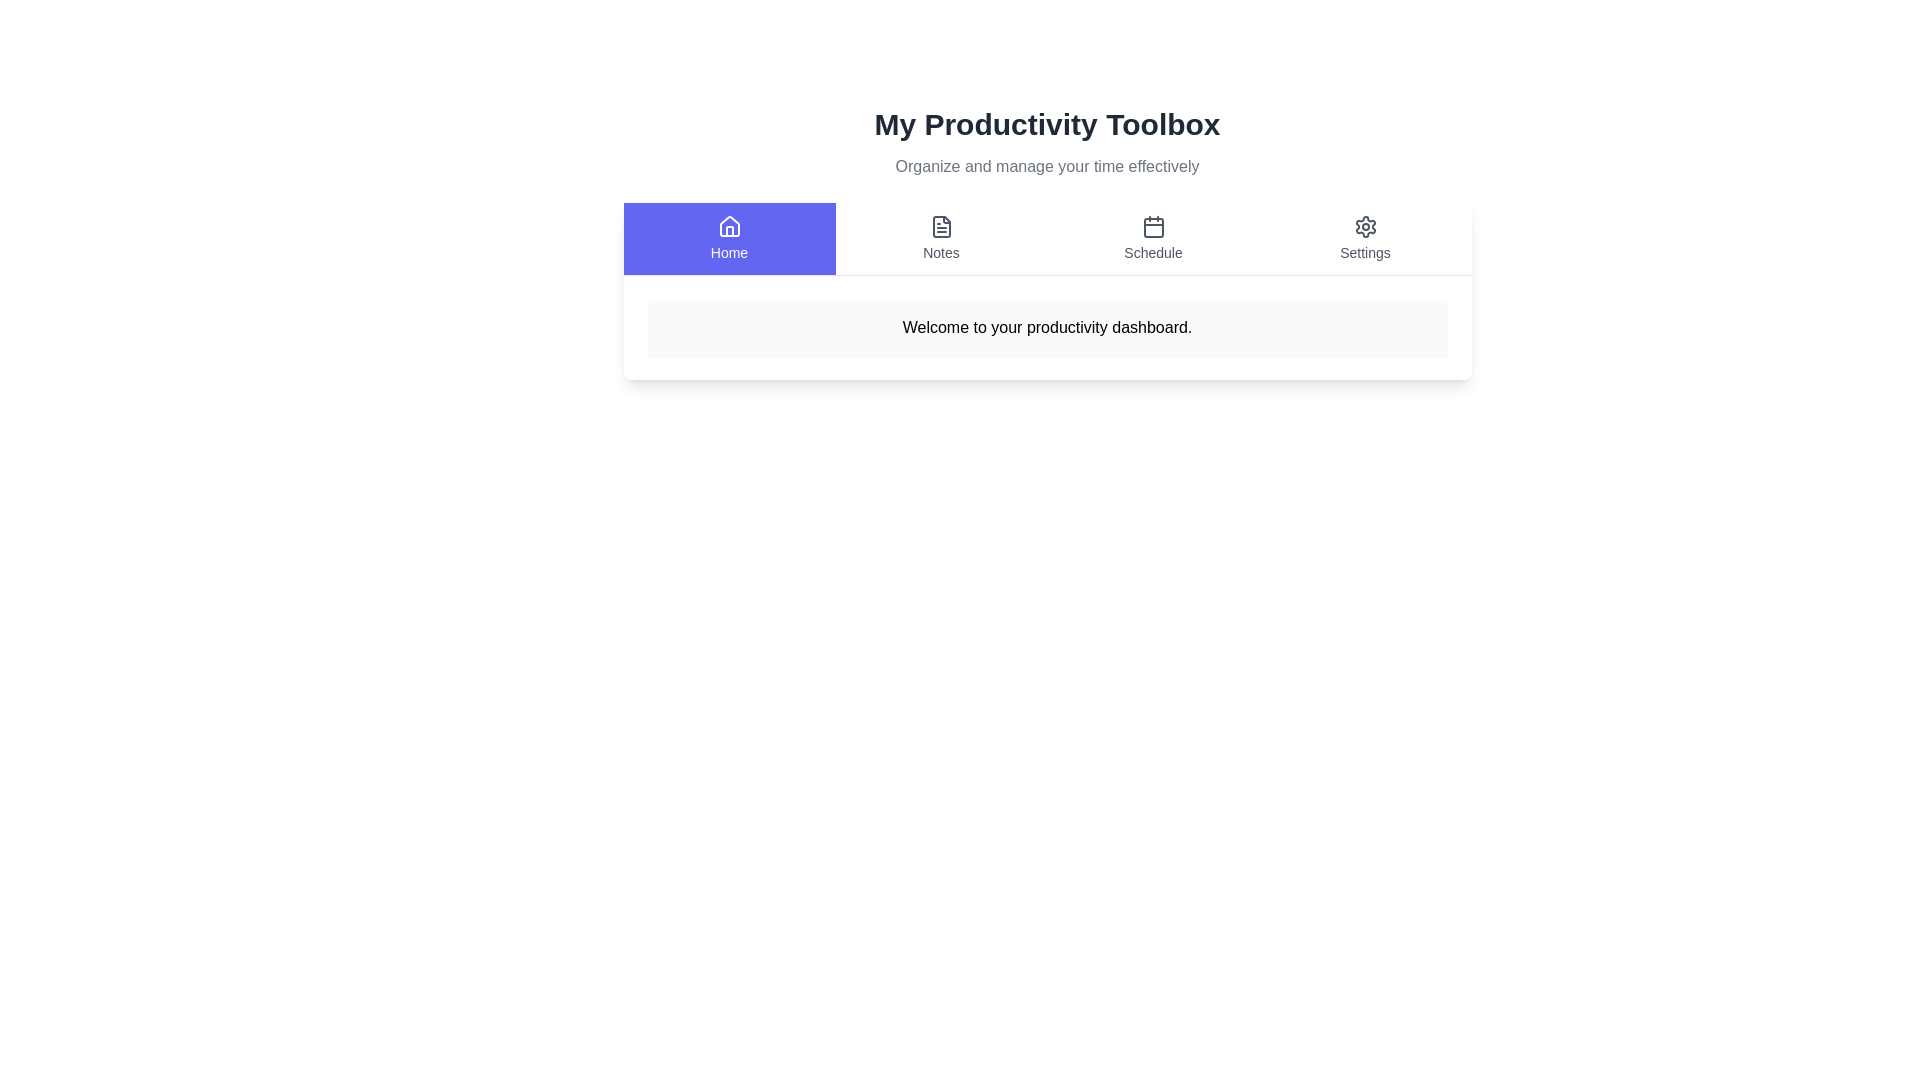 The image size is (1920, 1080). I want to click on the 'Notes' icon, which is the second icon from the left in the menu, so click(940, 226).